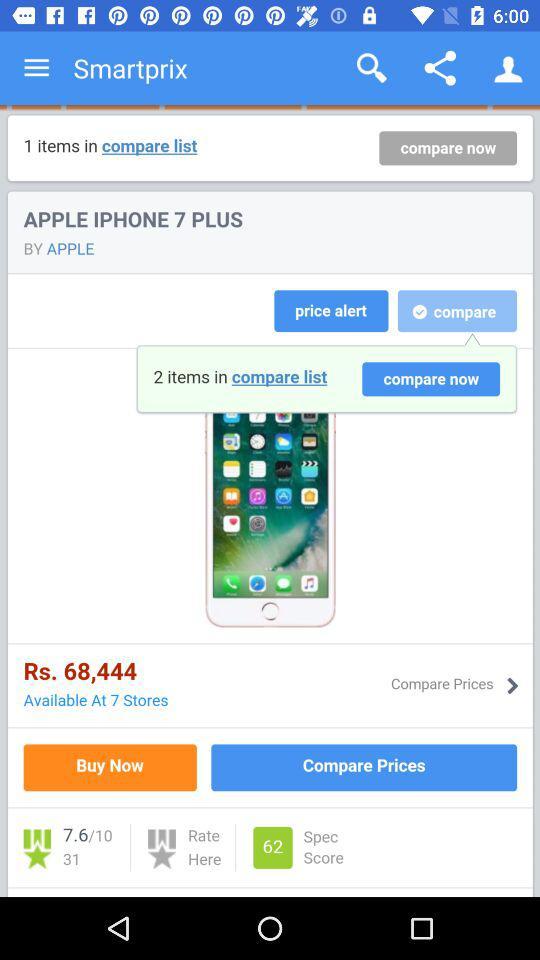  I want to click on main image screen, so click(270, 500).